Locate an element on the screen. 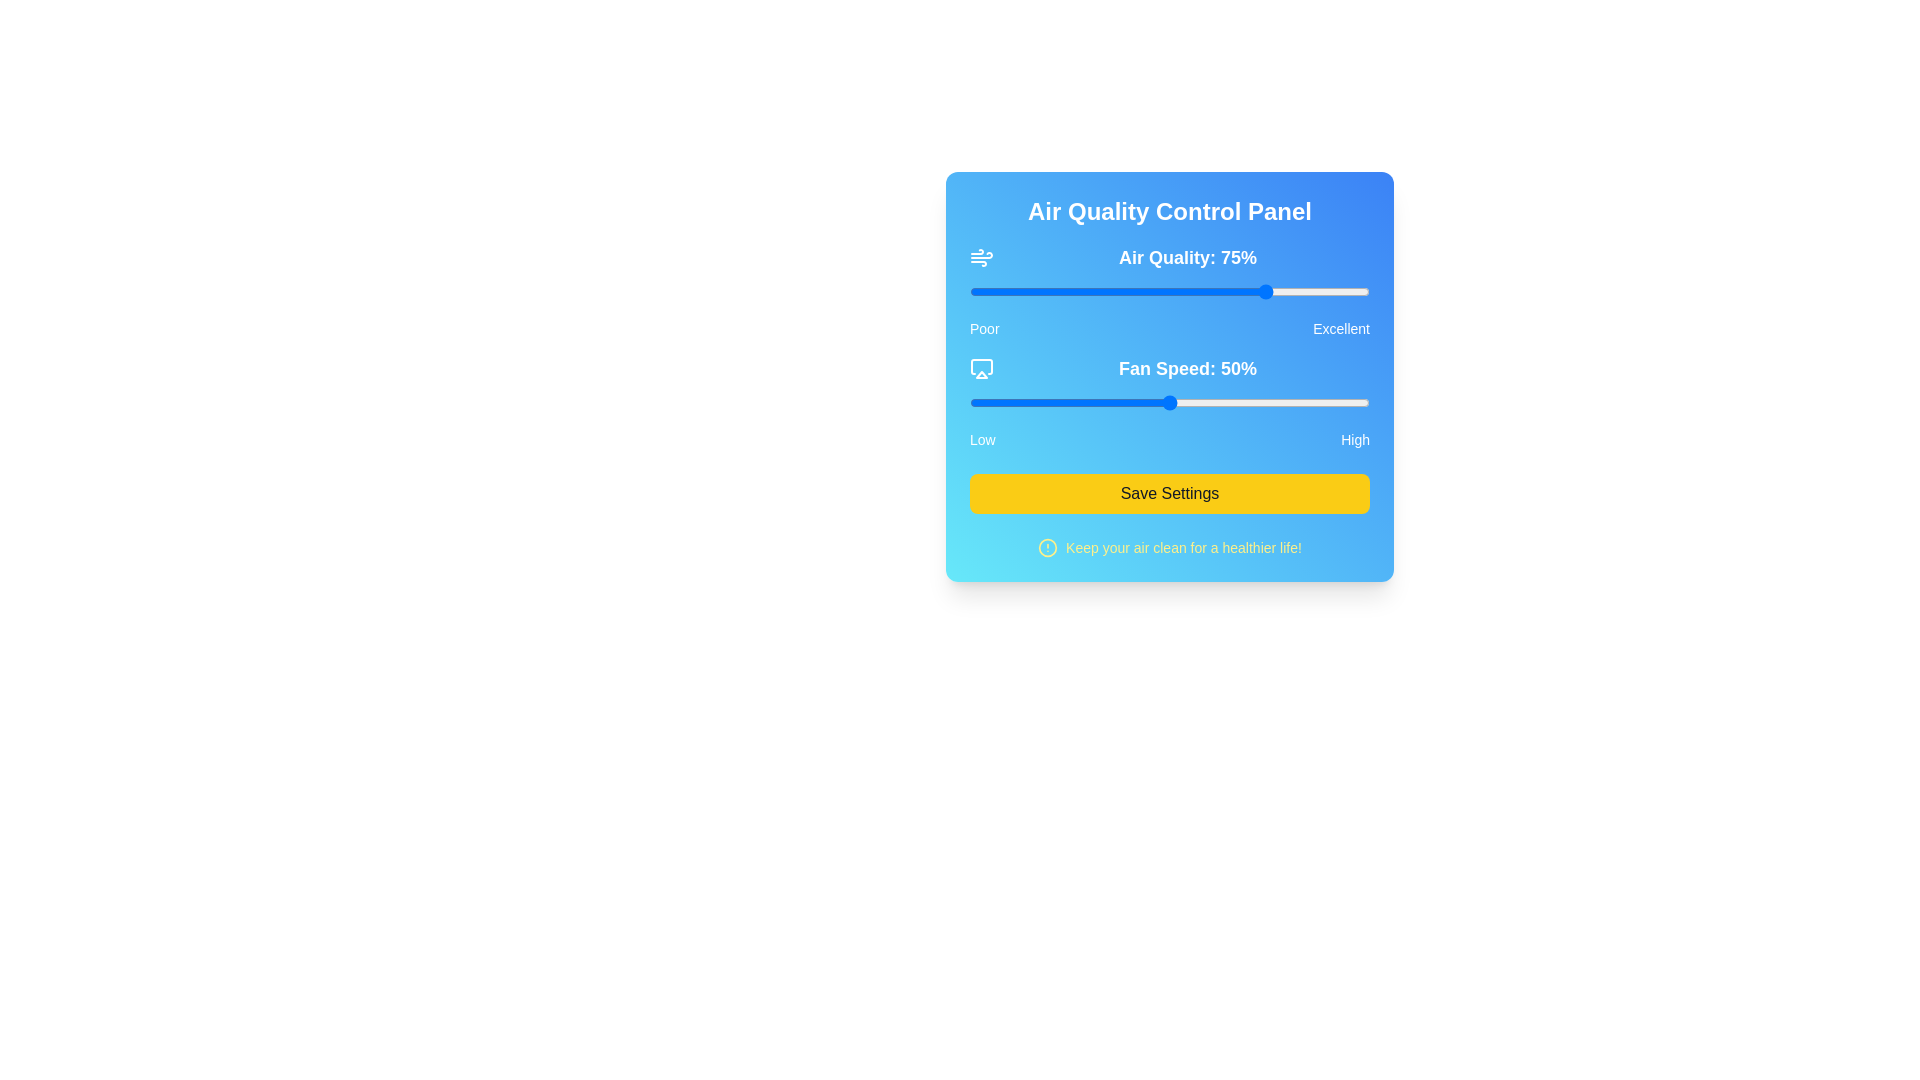 Image resolution: width=1920 pixels, height=1080 pixels. the fan speed is located at coordinates (1142, 402).